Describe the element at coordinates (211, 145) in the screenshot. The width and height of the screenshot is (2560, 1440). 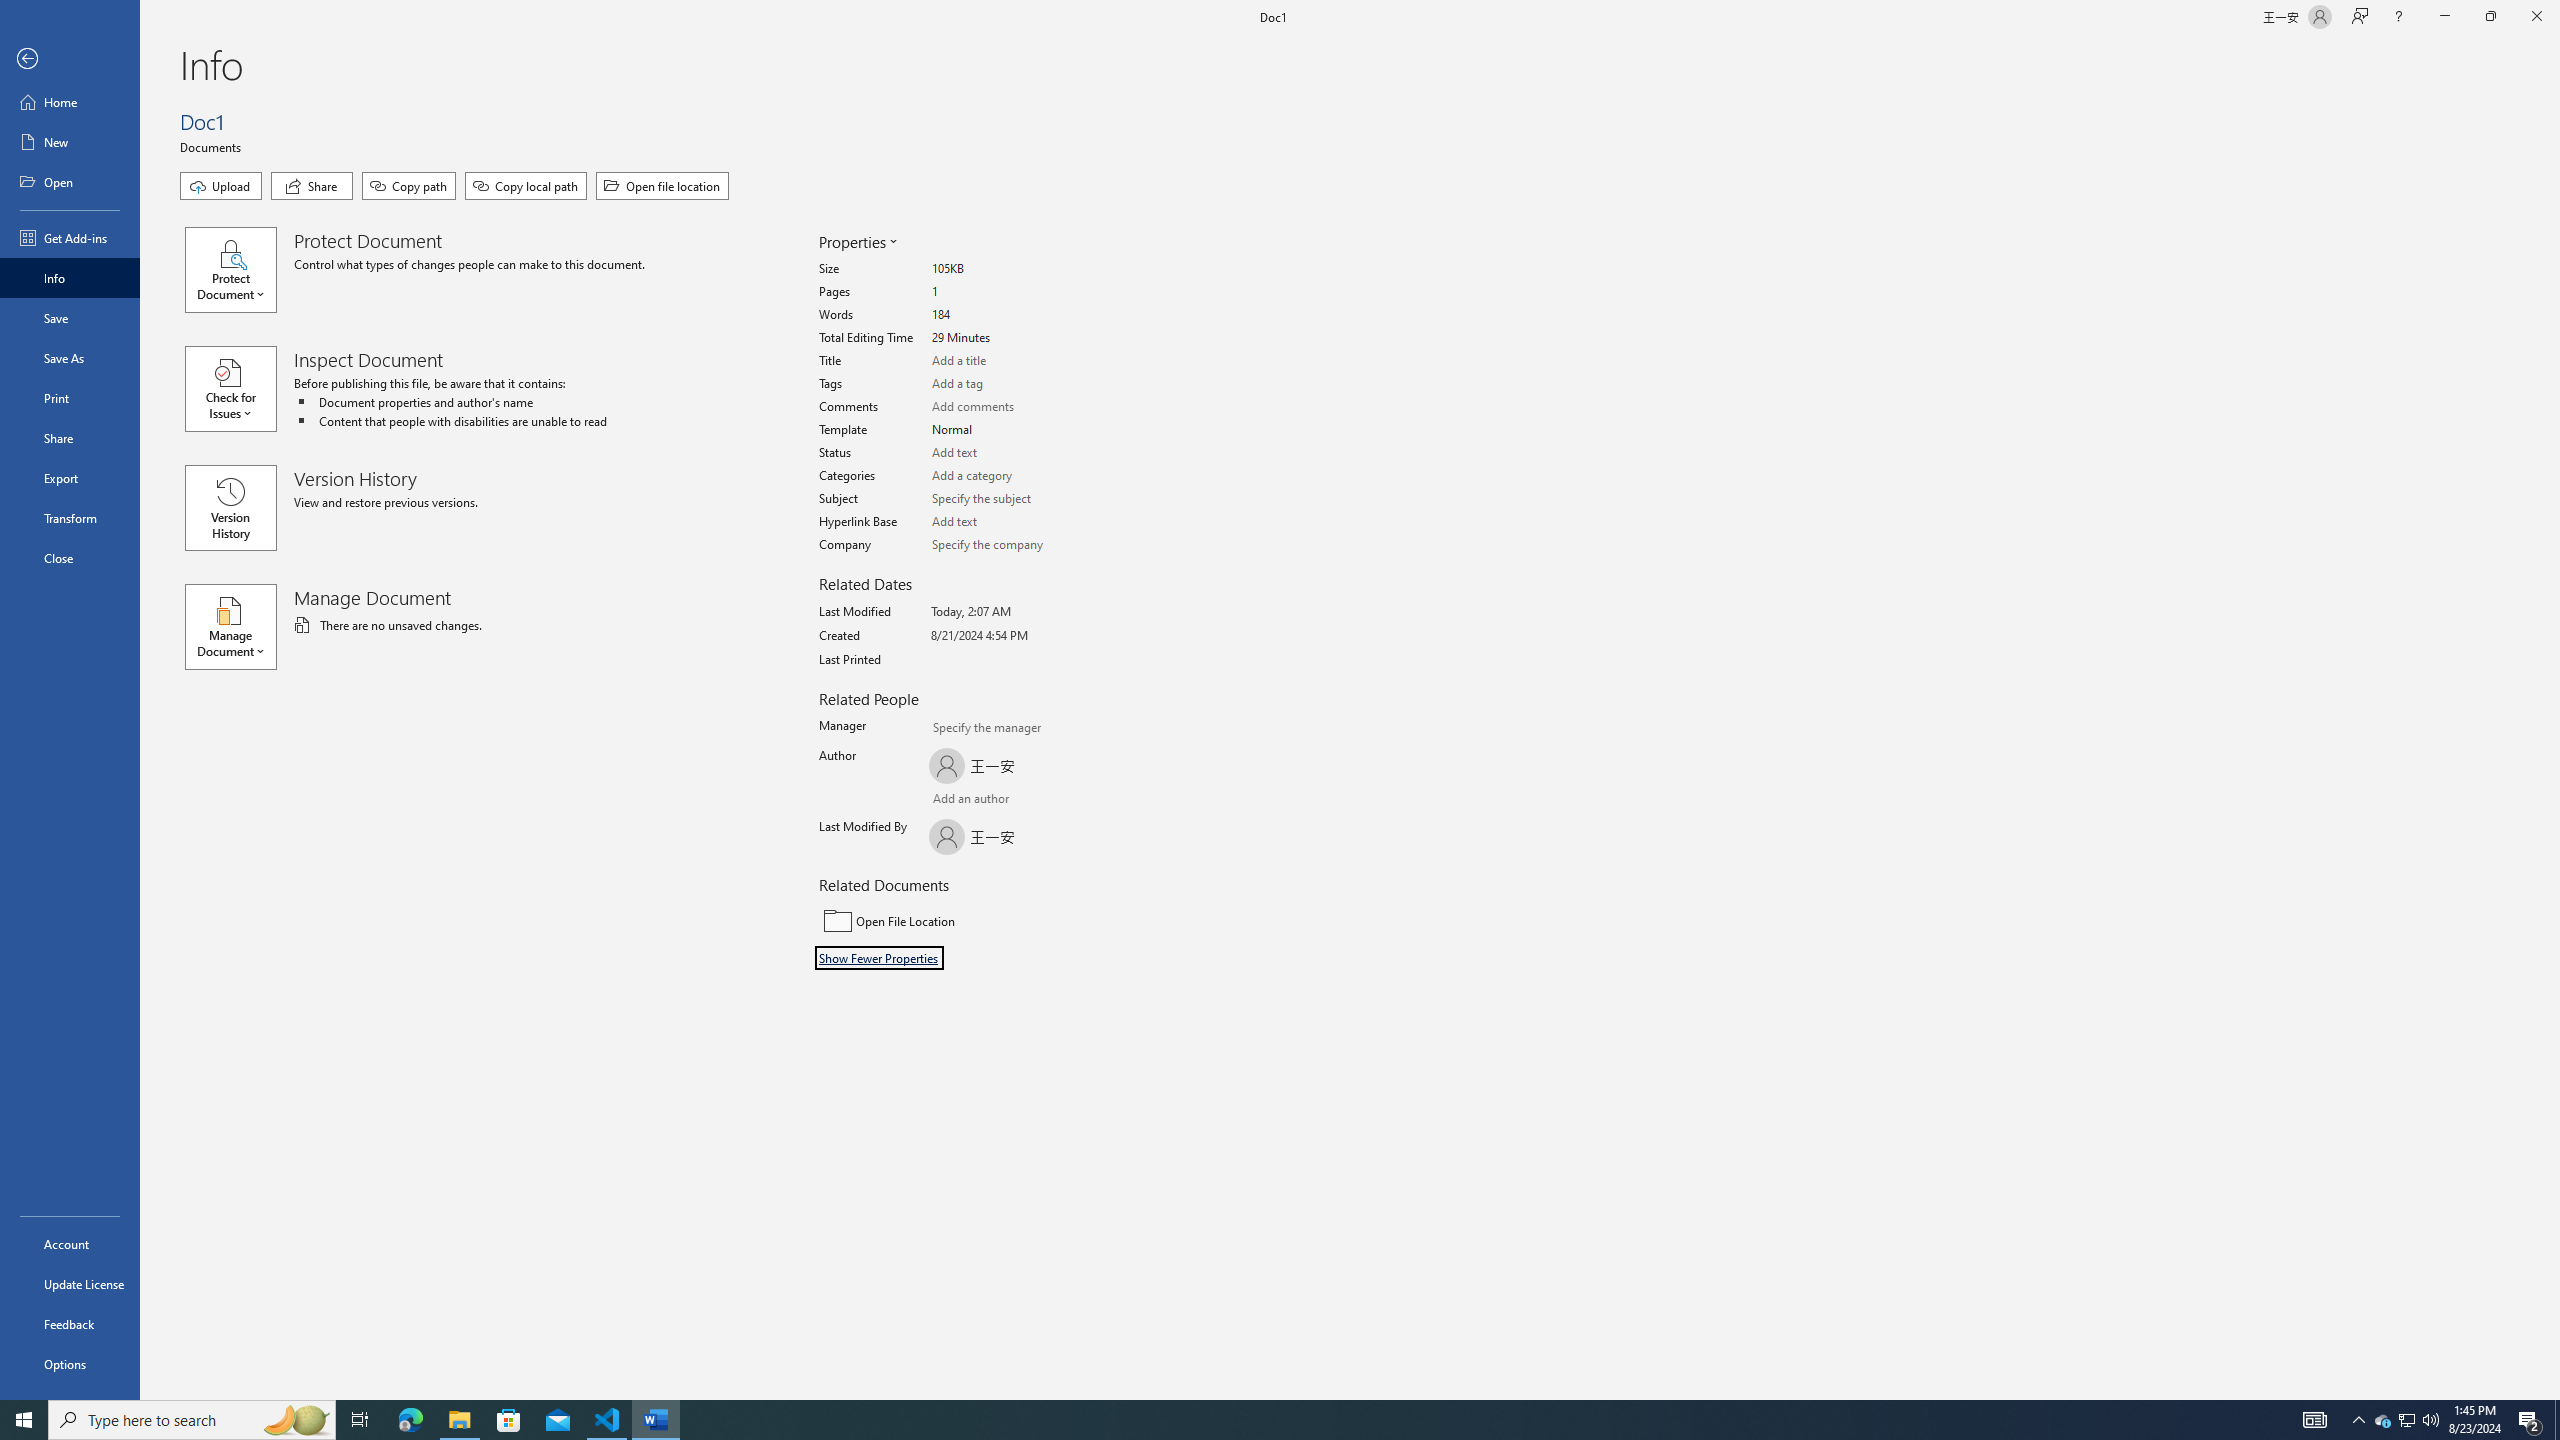
I see `'Documents'` at that location.